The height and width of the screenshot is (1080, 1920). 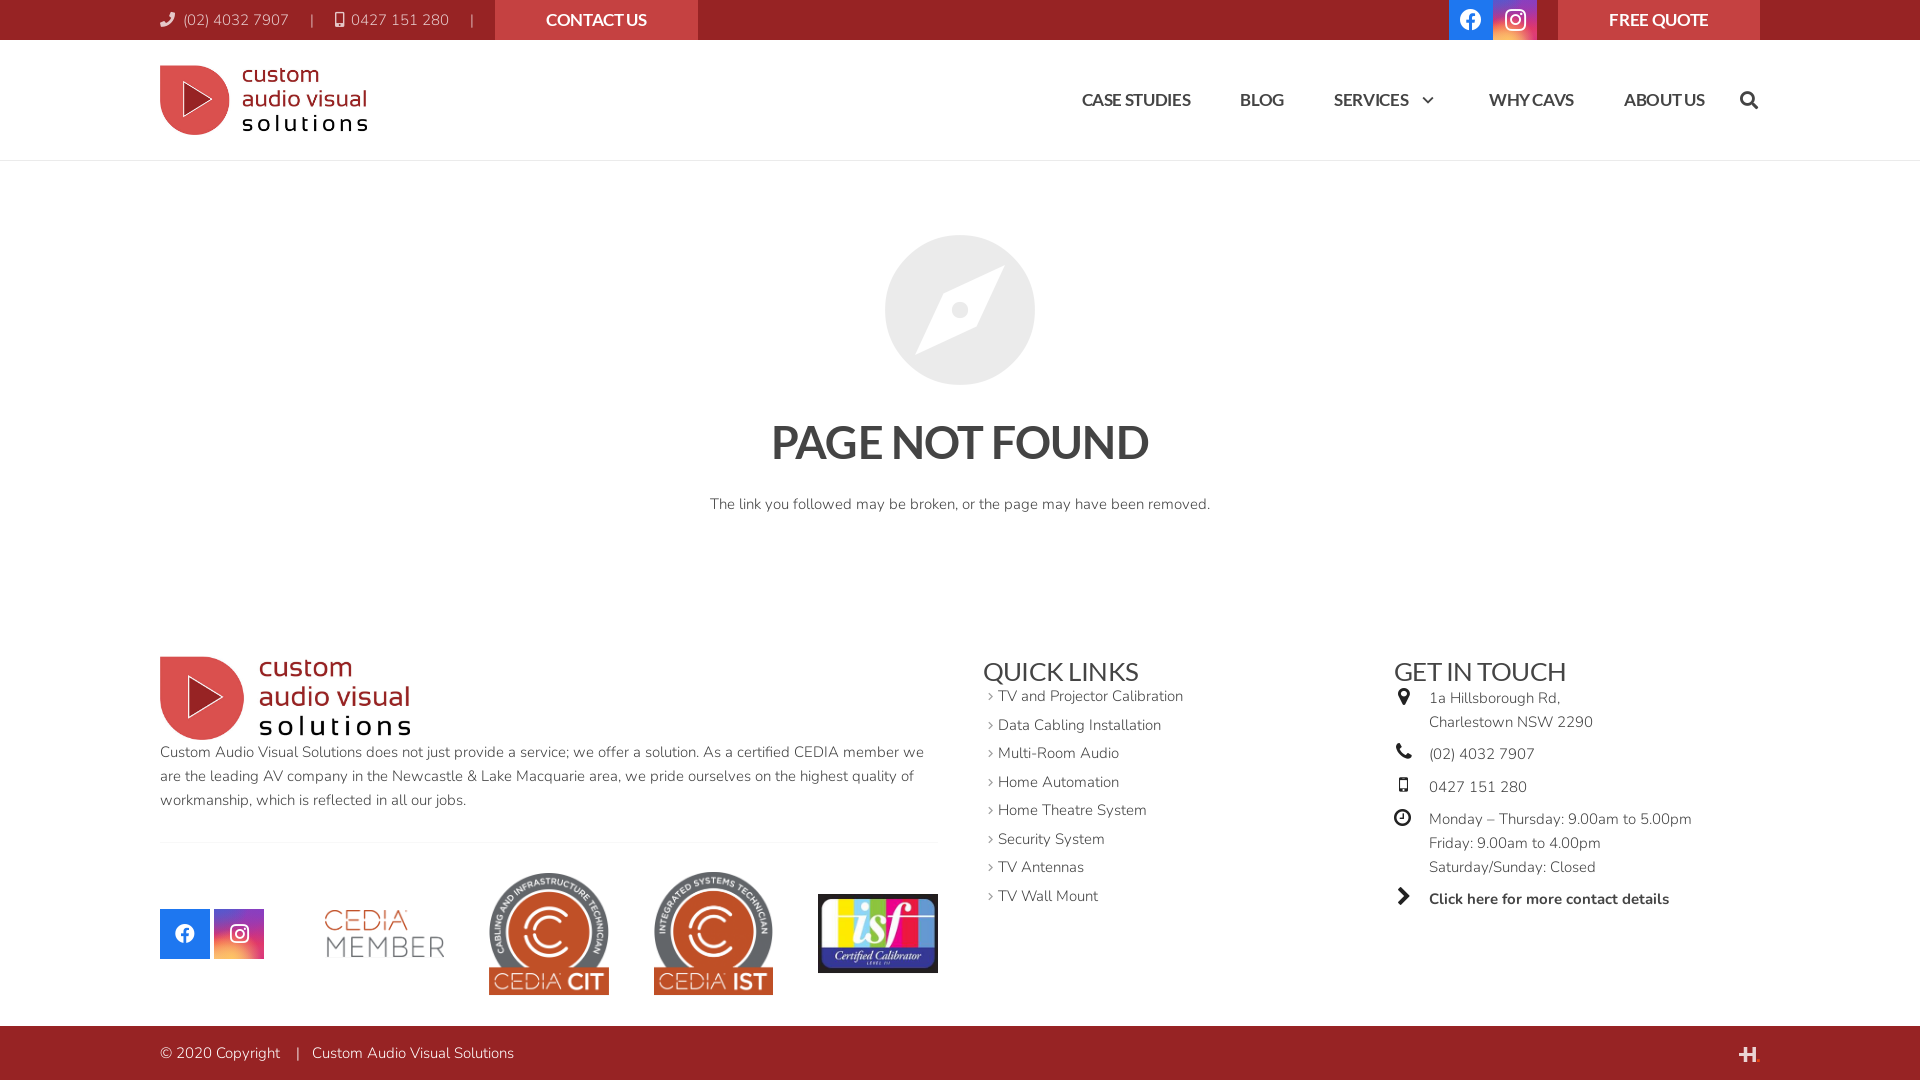 What do you see at coordinates (1309, 100) in the screenshot?
I see `'SERVICES'` at bounding box center [1309, 100].